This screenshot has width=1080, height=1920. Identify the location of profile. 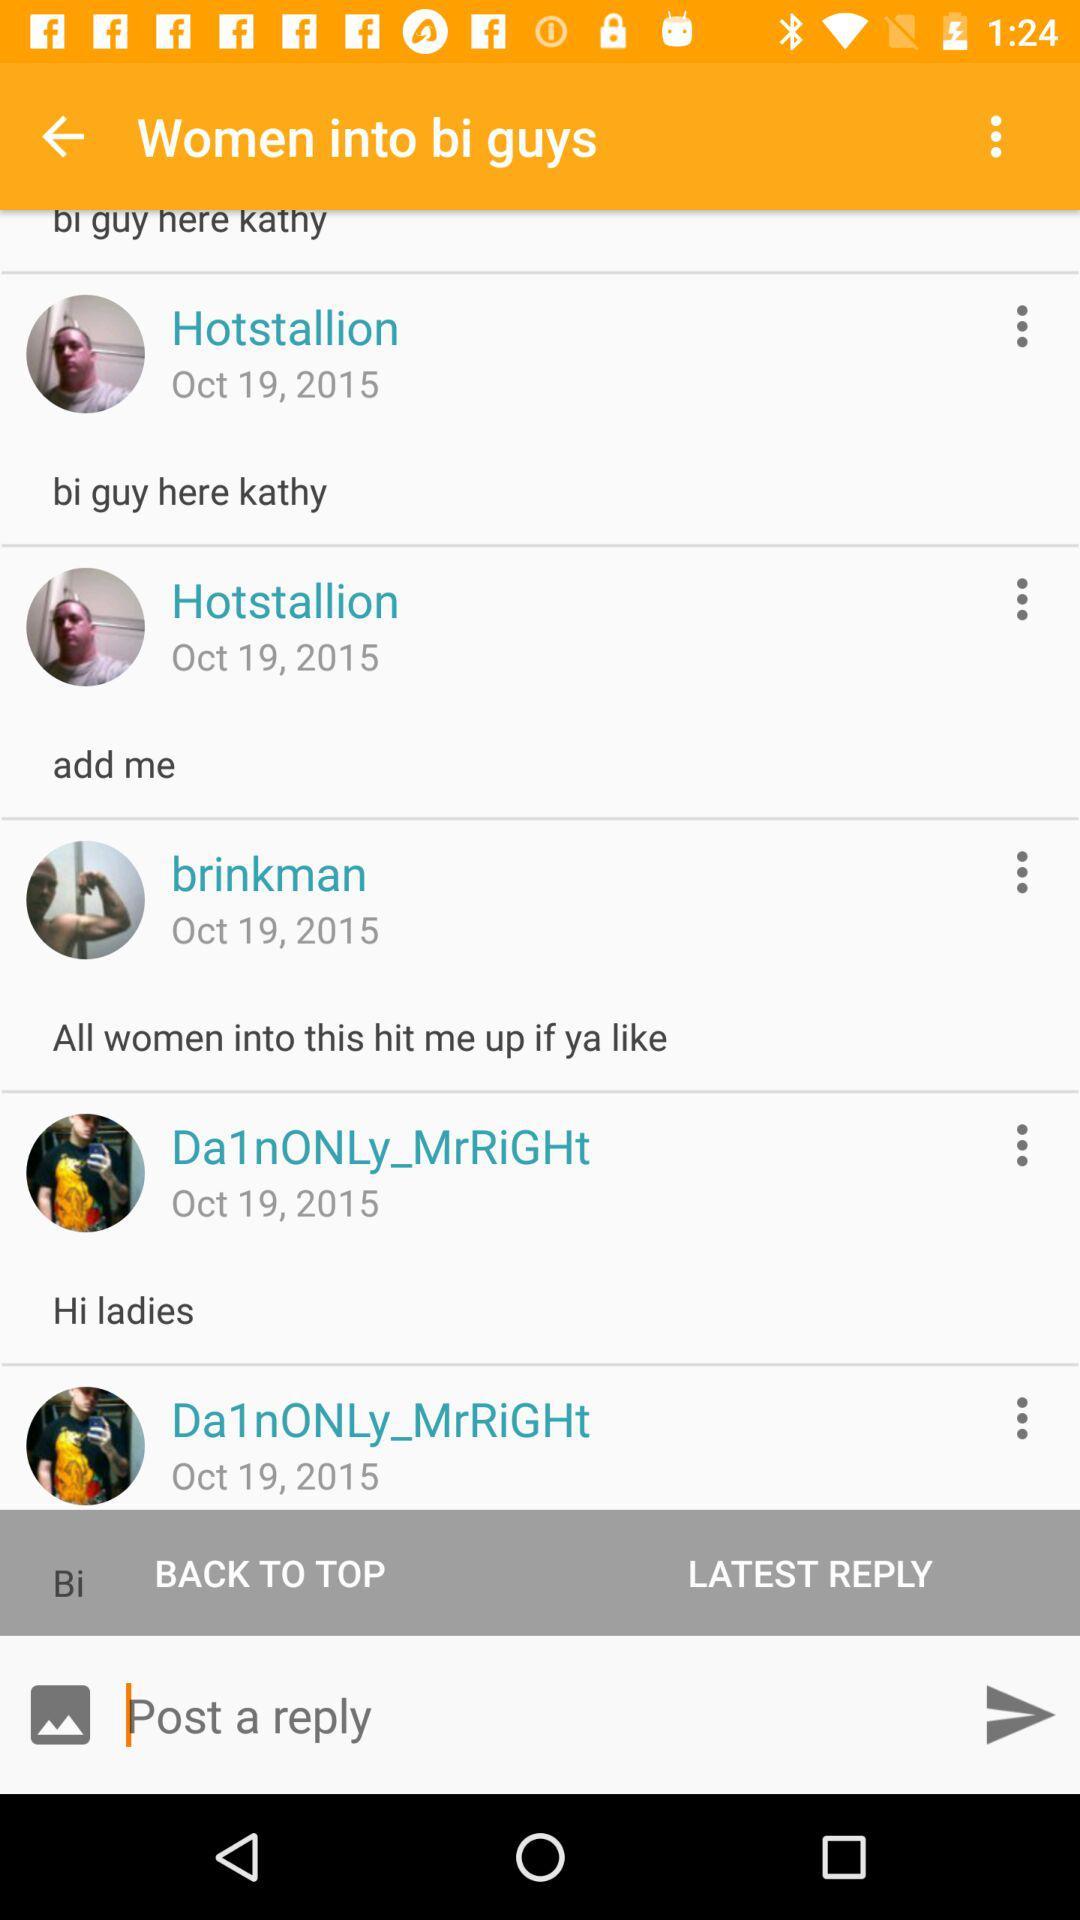
(84, 1172).